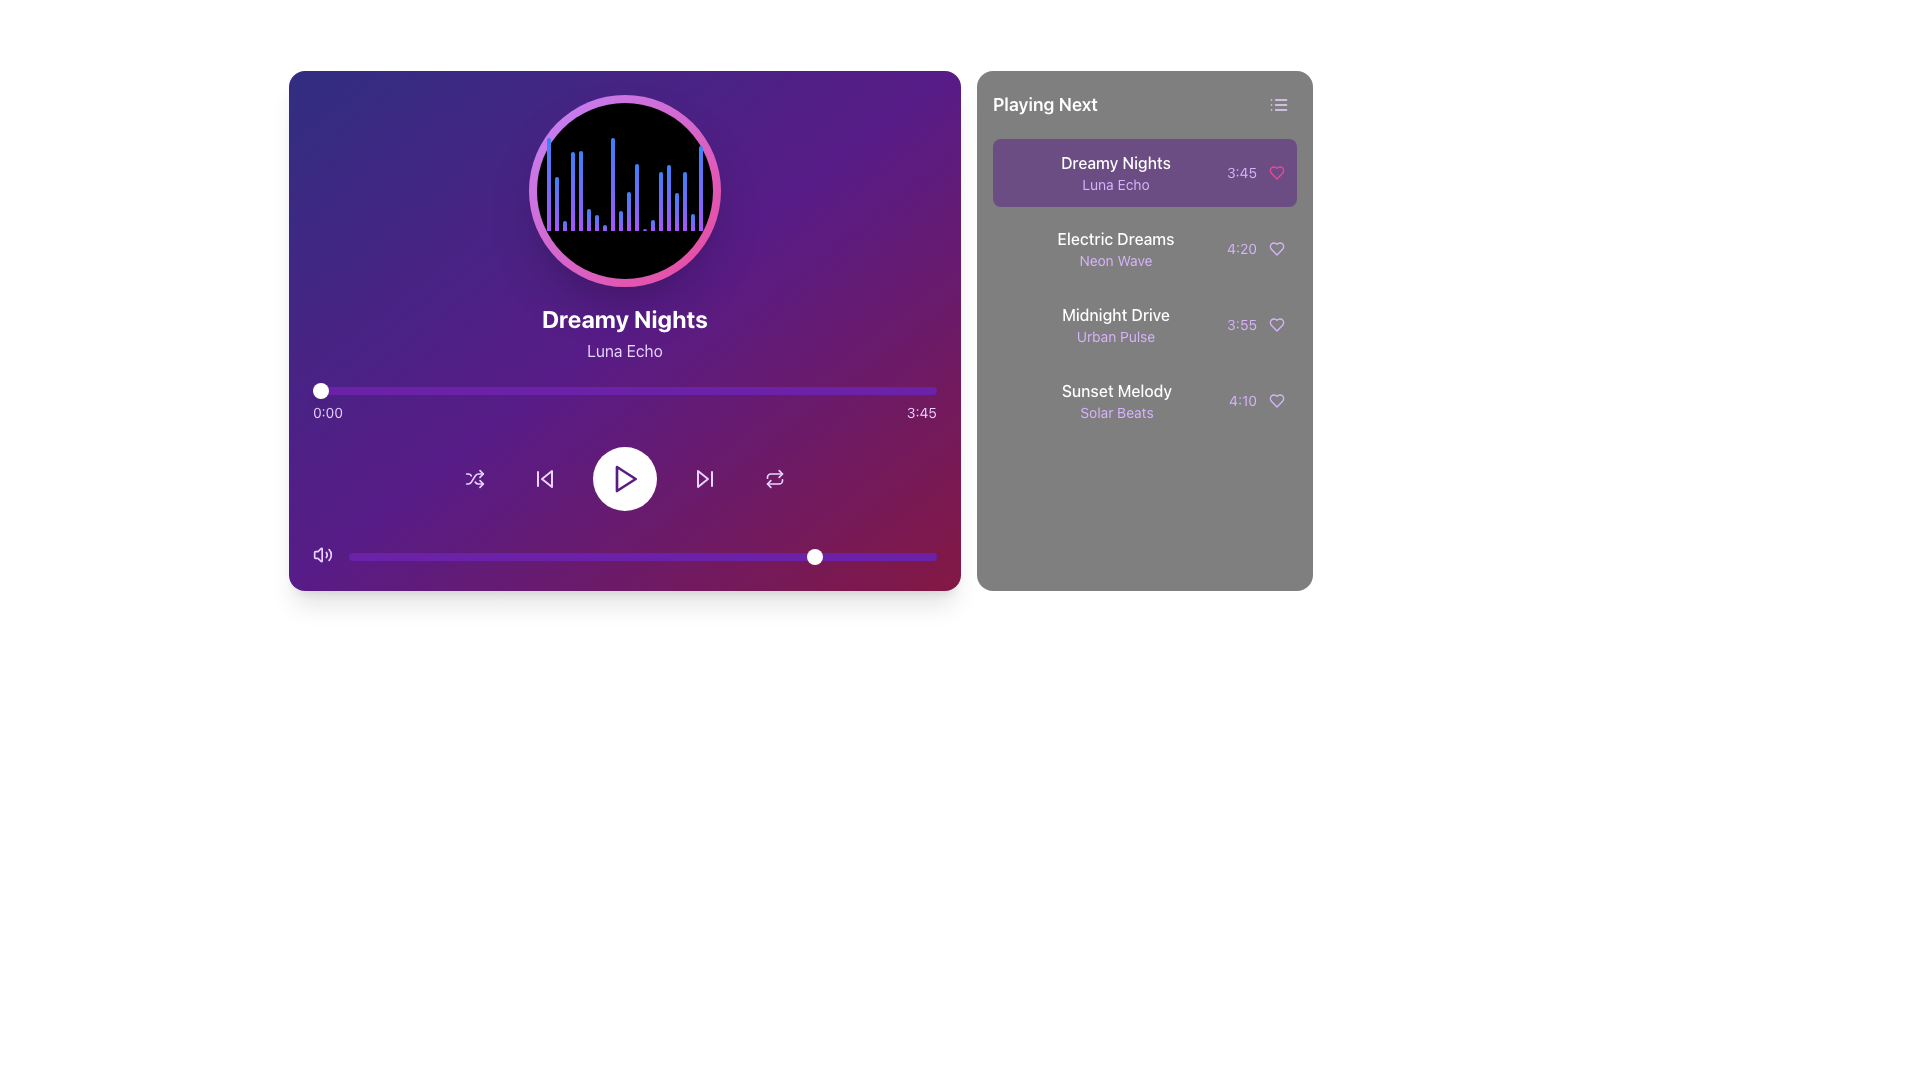  I want to click on the heart-shaped icon representing a 'like' or 'favorite' action located in the 'Playing Next' playlist section, adjacent to the song title and duration of 'Dreamy Nights', positioned directly to the right of the duration text ('3:45'), so click(1275, 172).